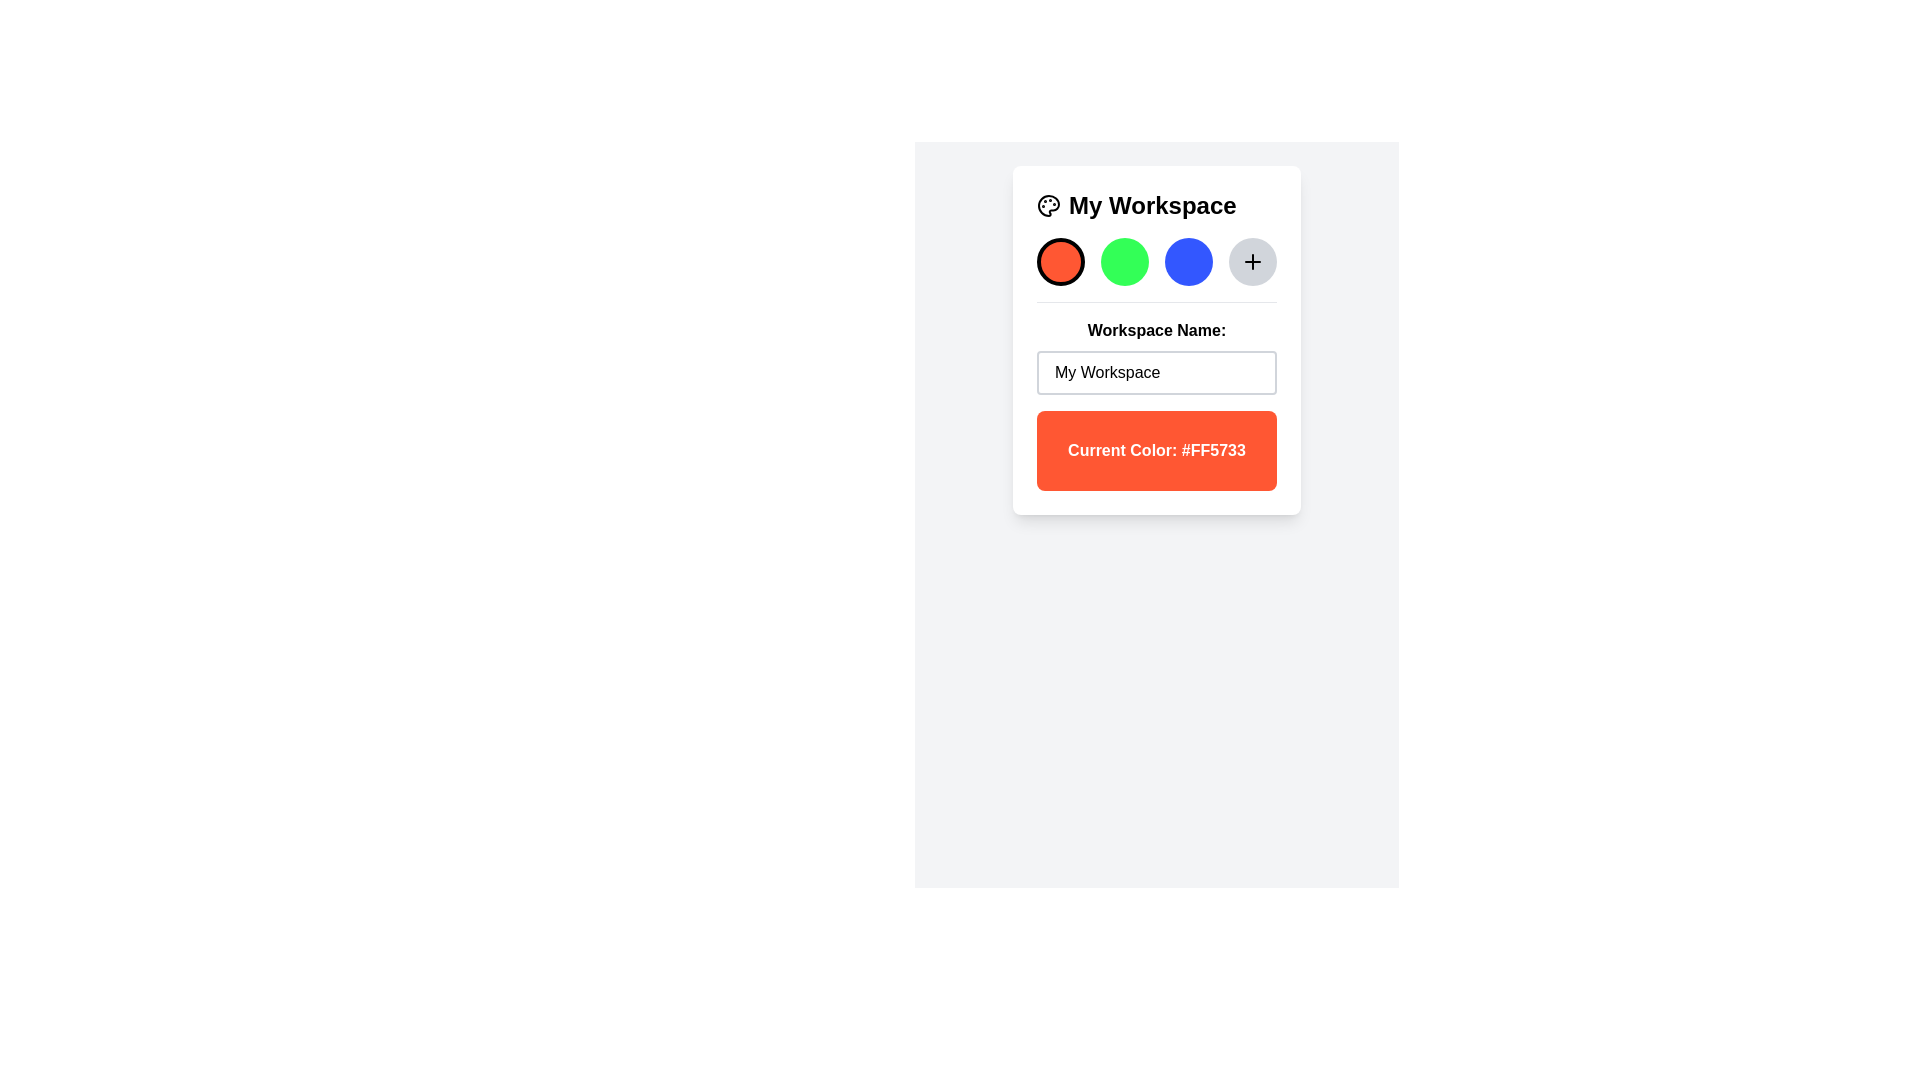 This screenshot has width=1920, height=1080. Describe the element at coordinates (1059, 261) in the screenshot. I see `the first circular button in the grid located at the top left corner of the card layout` at that location.